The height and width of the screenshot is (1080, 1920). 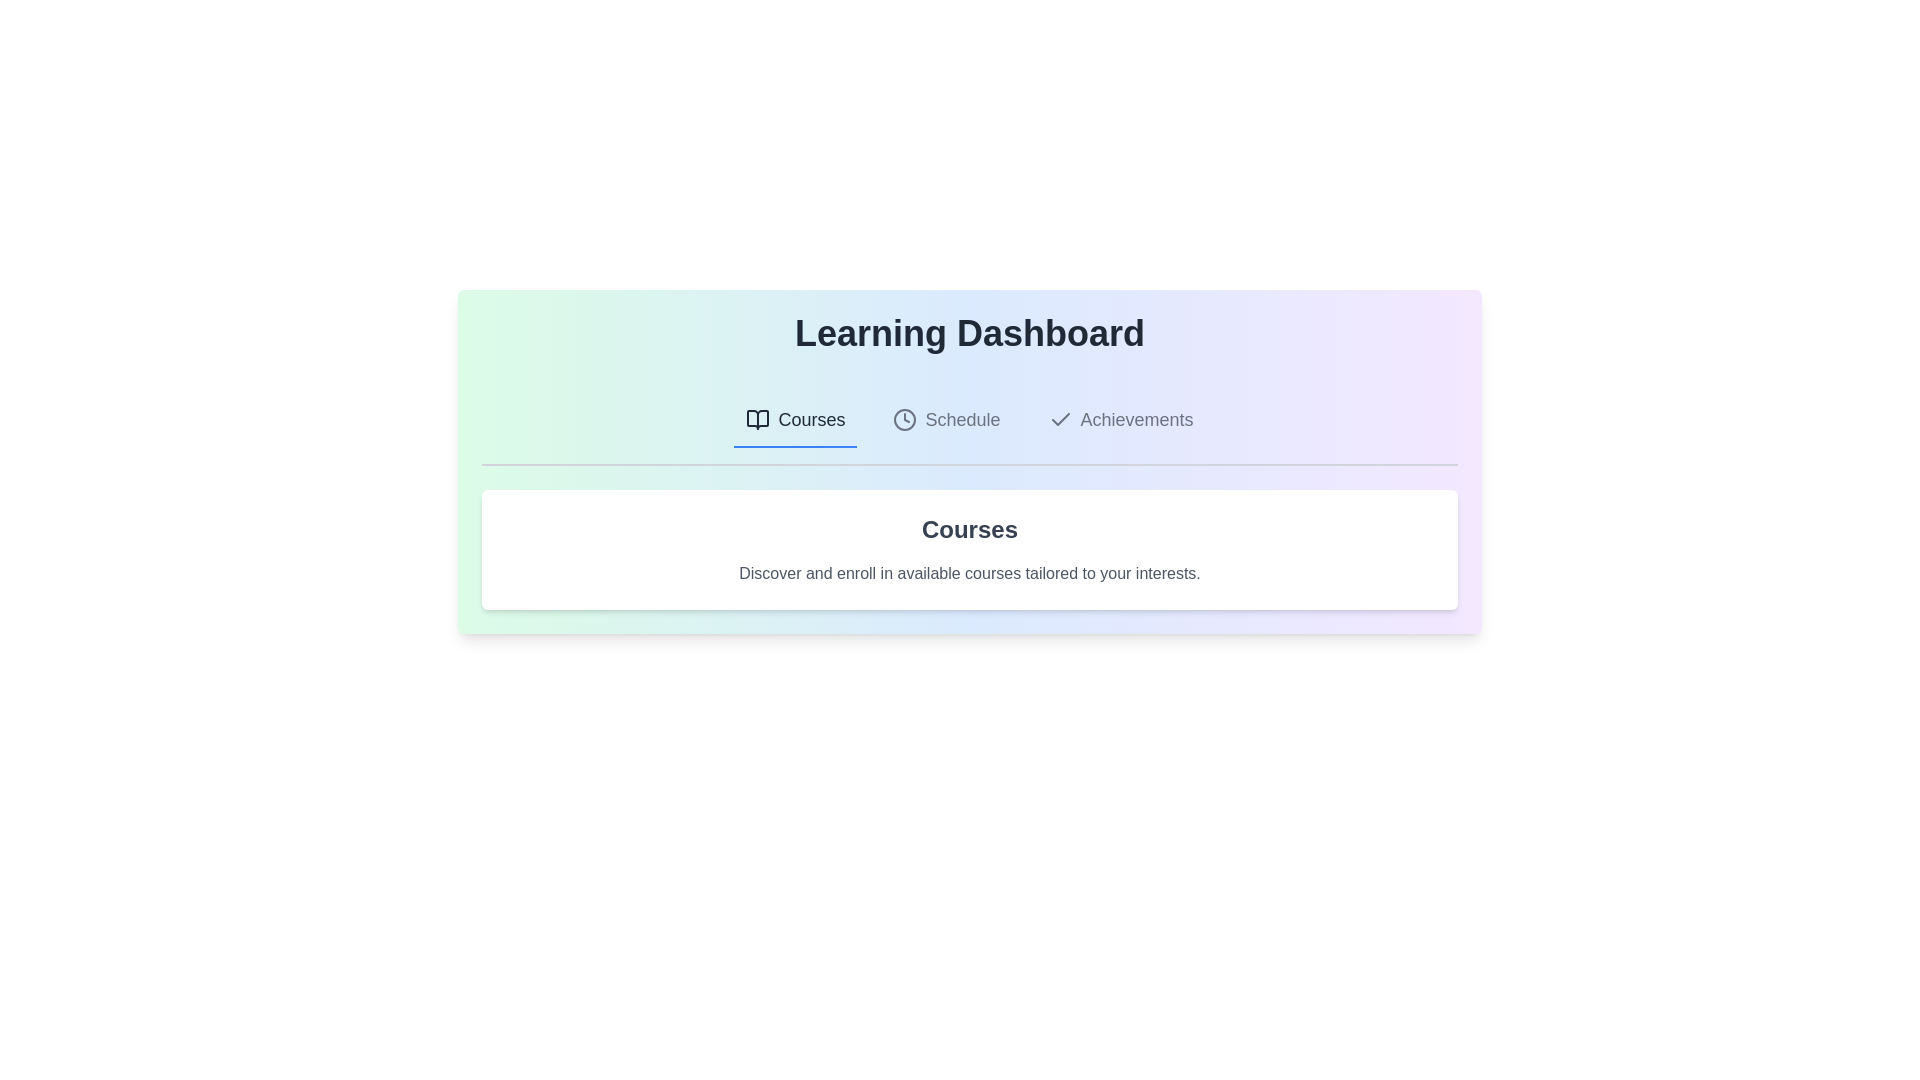 What do you see at coordinates (945, 419) in the screenshot?
I see `the Schedule tab by clicking on its label or icon` at bounding box center [945, 419].